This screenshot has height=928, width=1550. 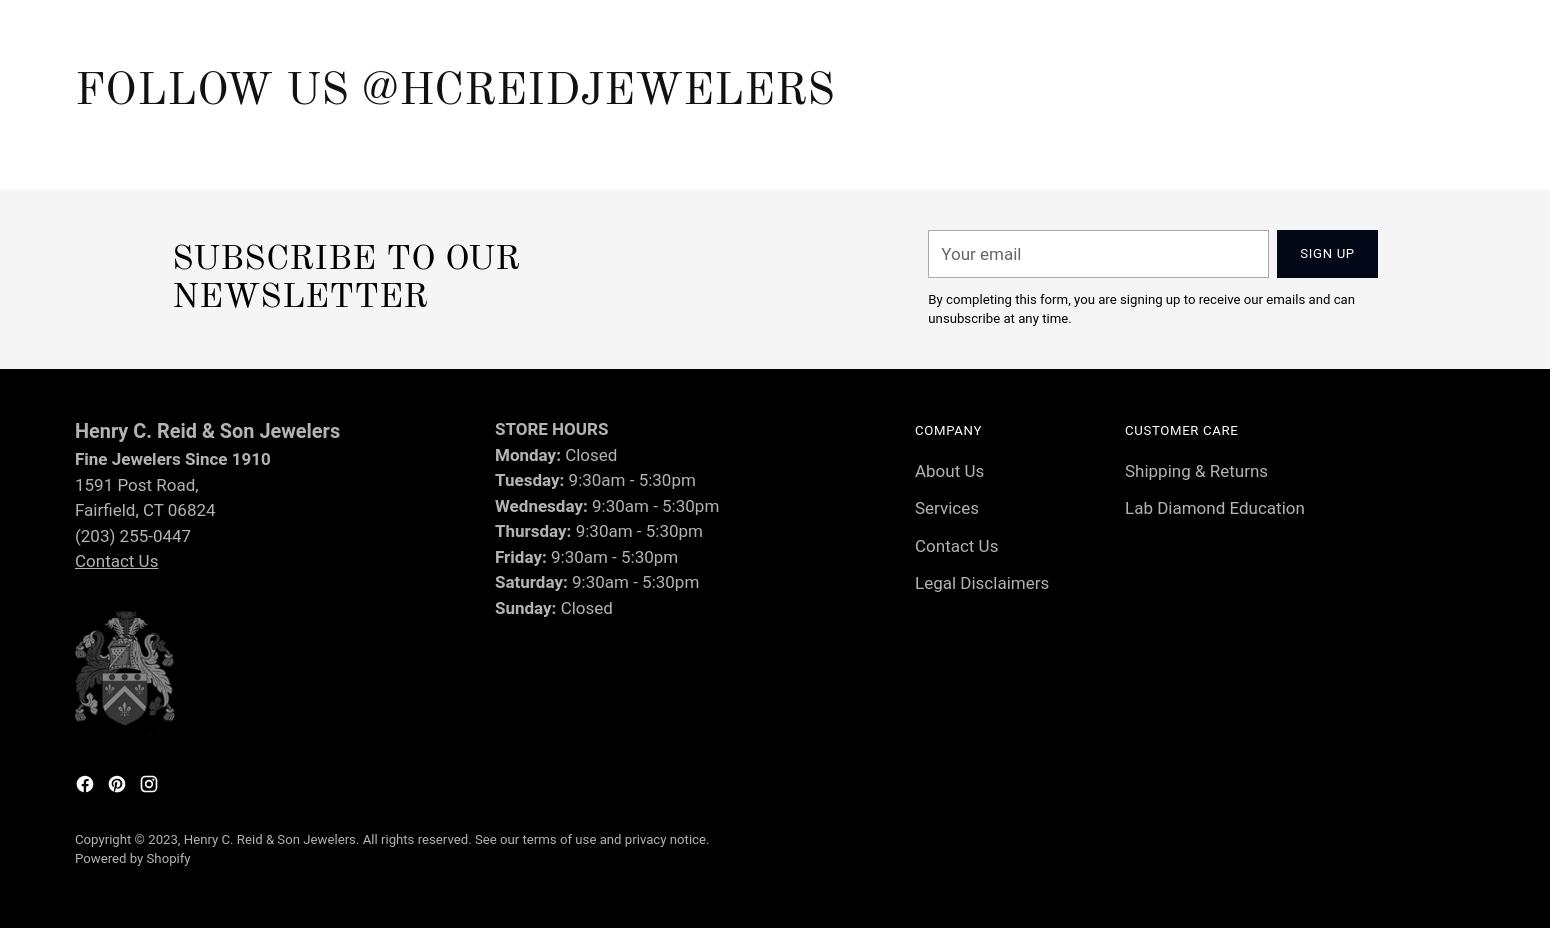 I want to click on '1591 Post Road,', so click(x=135, y=483).